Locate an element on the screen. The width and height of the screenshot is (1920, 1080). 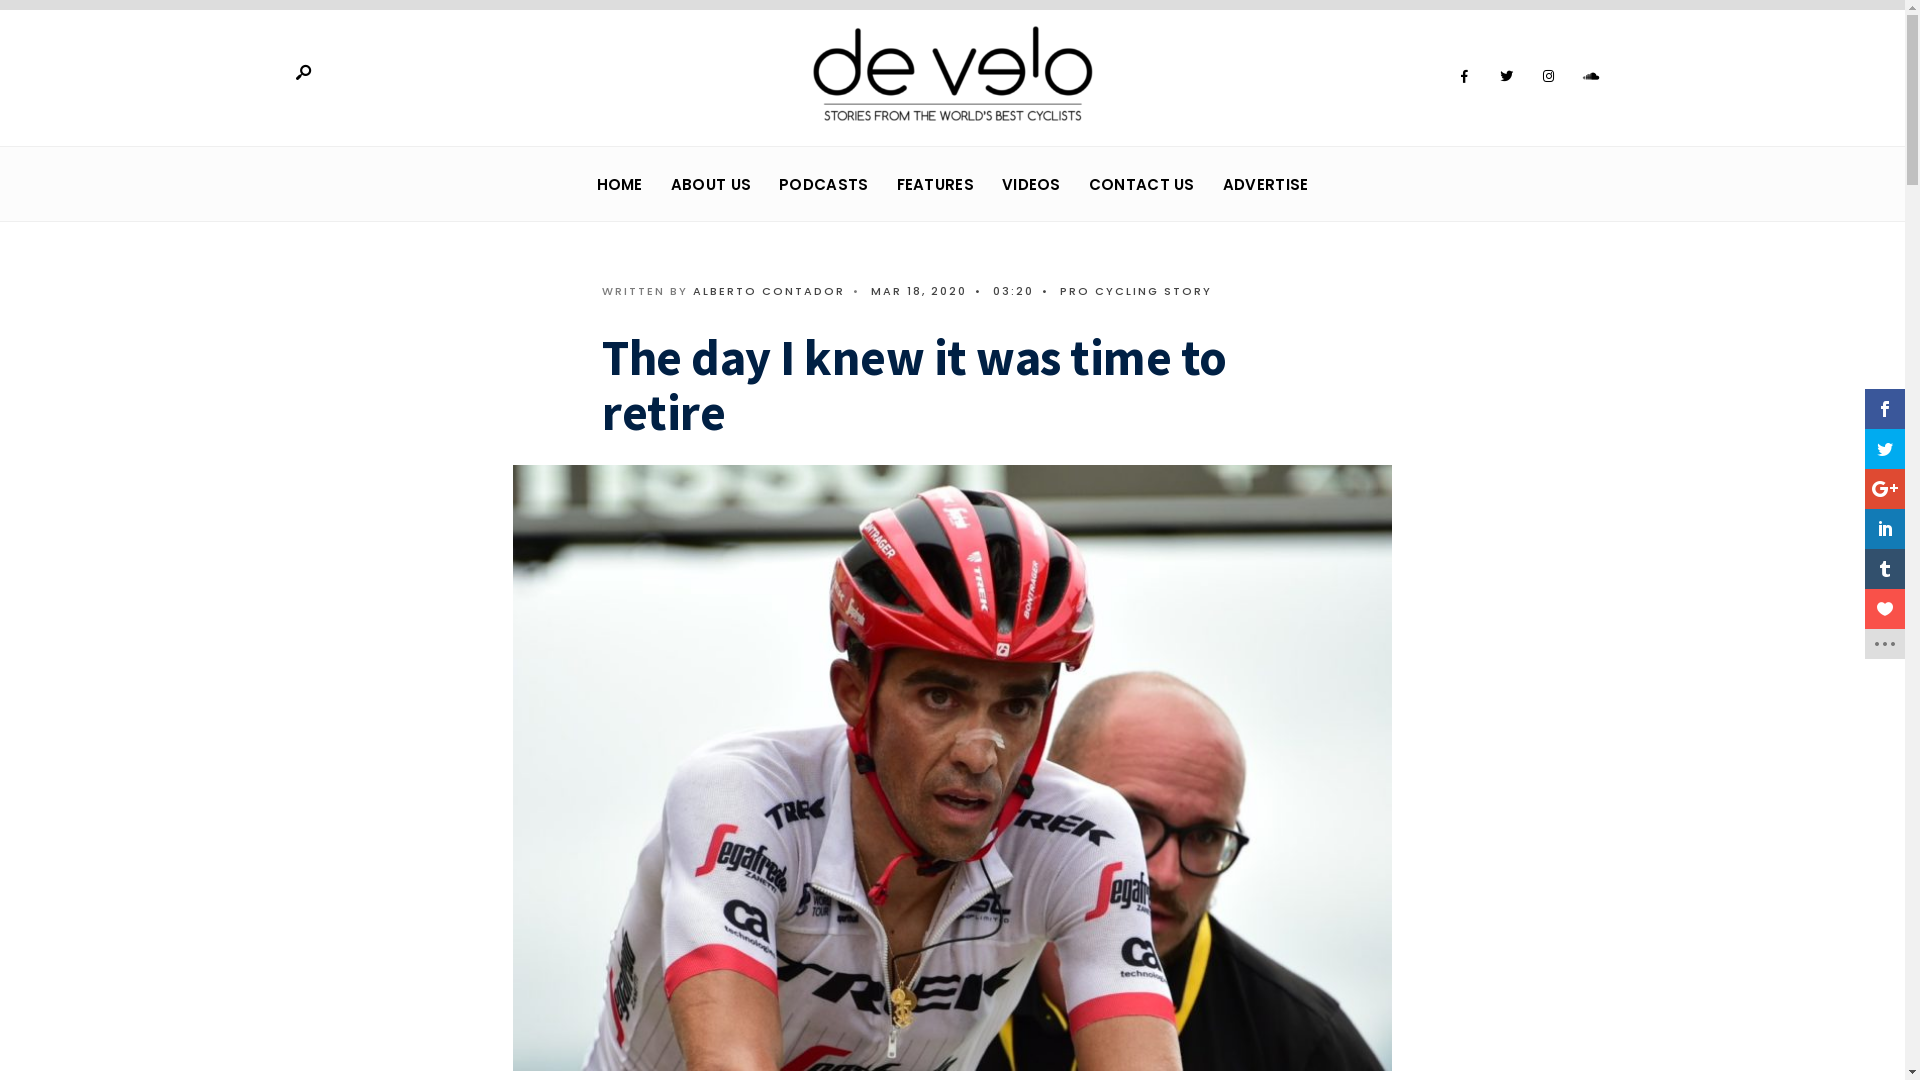
'Instagram' is located at coordinates (1530, 76).